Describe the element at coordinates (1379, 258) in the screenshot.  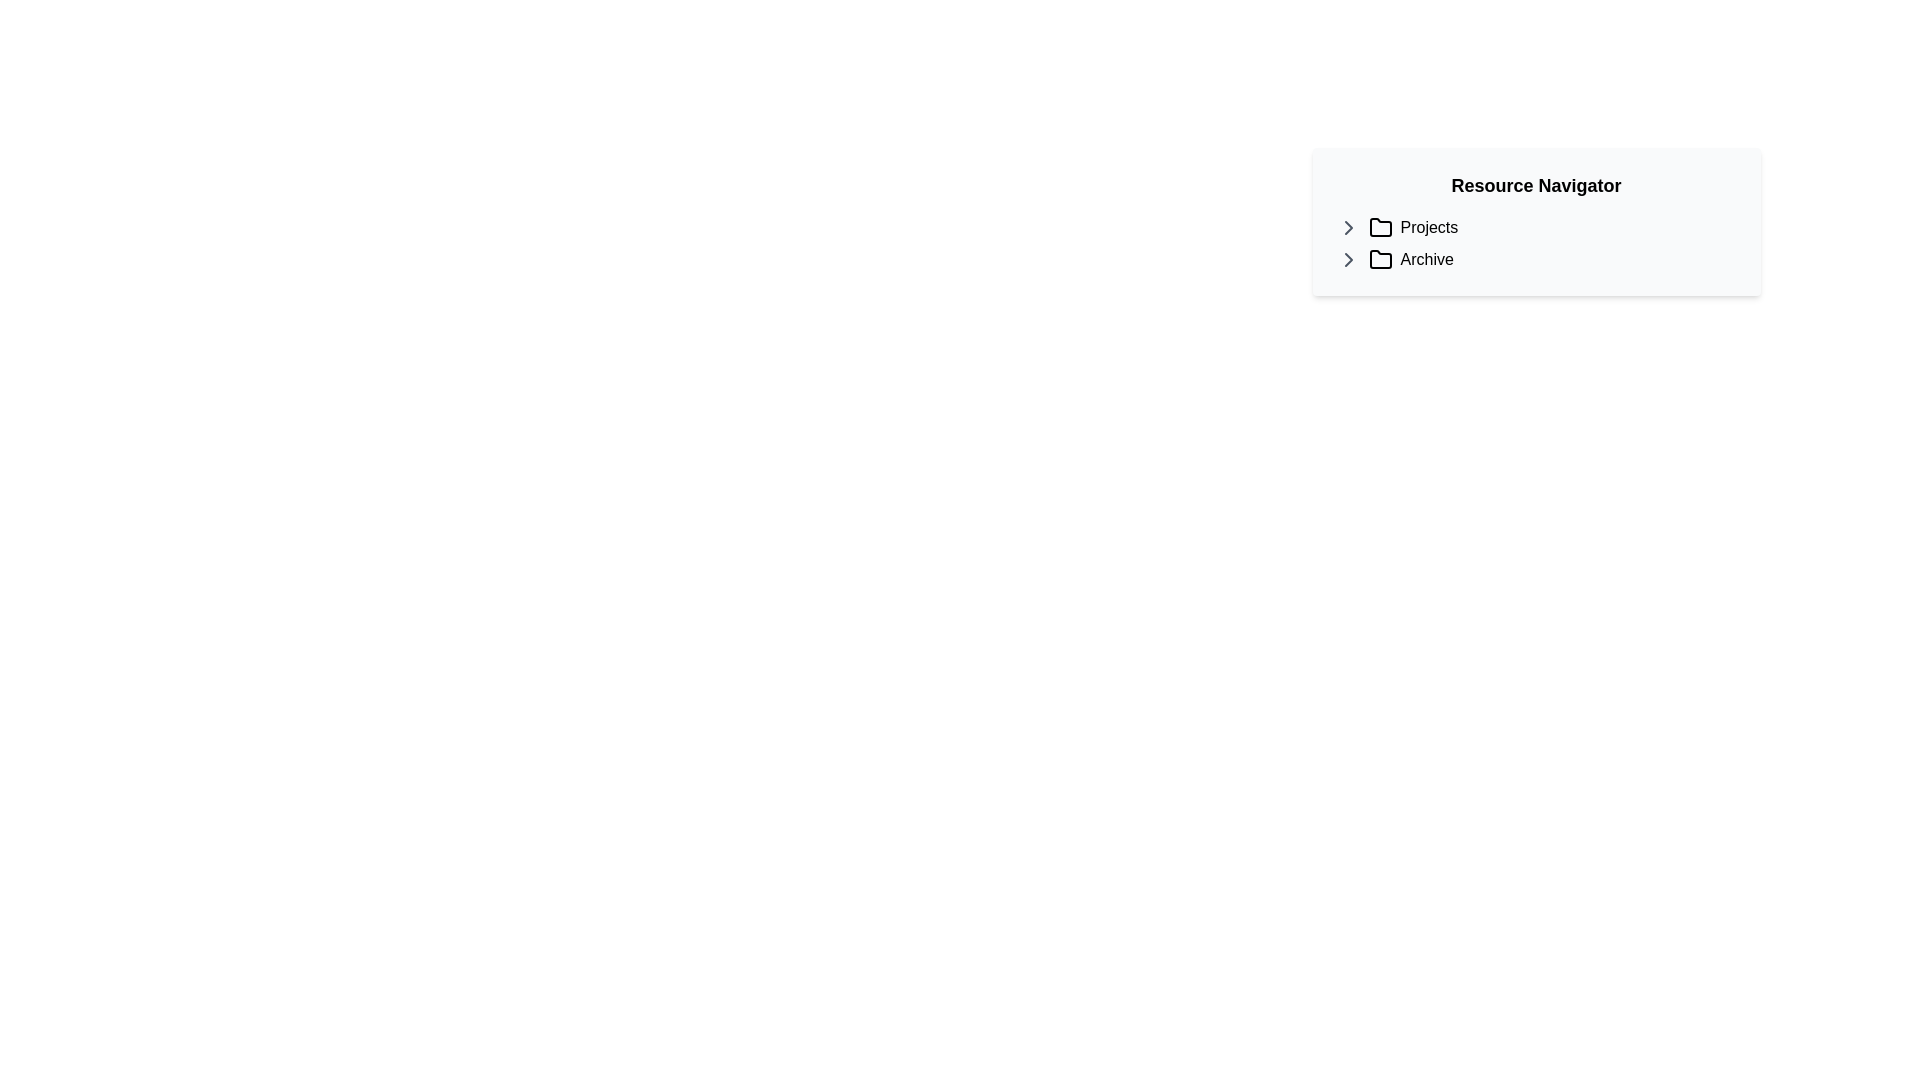
I see `the 'Archive' icon, which visually represents the 'Archive' directory` at that location.